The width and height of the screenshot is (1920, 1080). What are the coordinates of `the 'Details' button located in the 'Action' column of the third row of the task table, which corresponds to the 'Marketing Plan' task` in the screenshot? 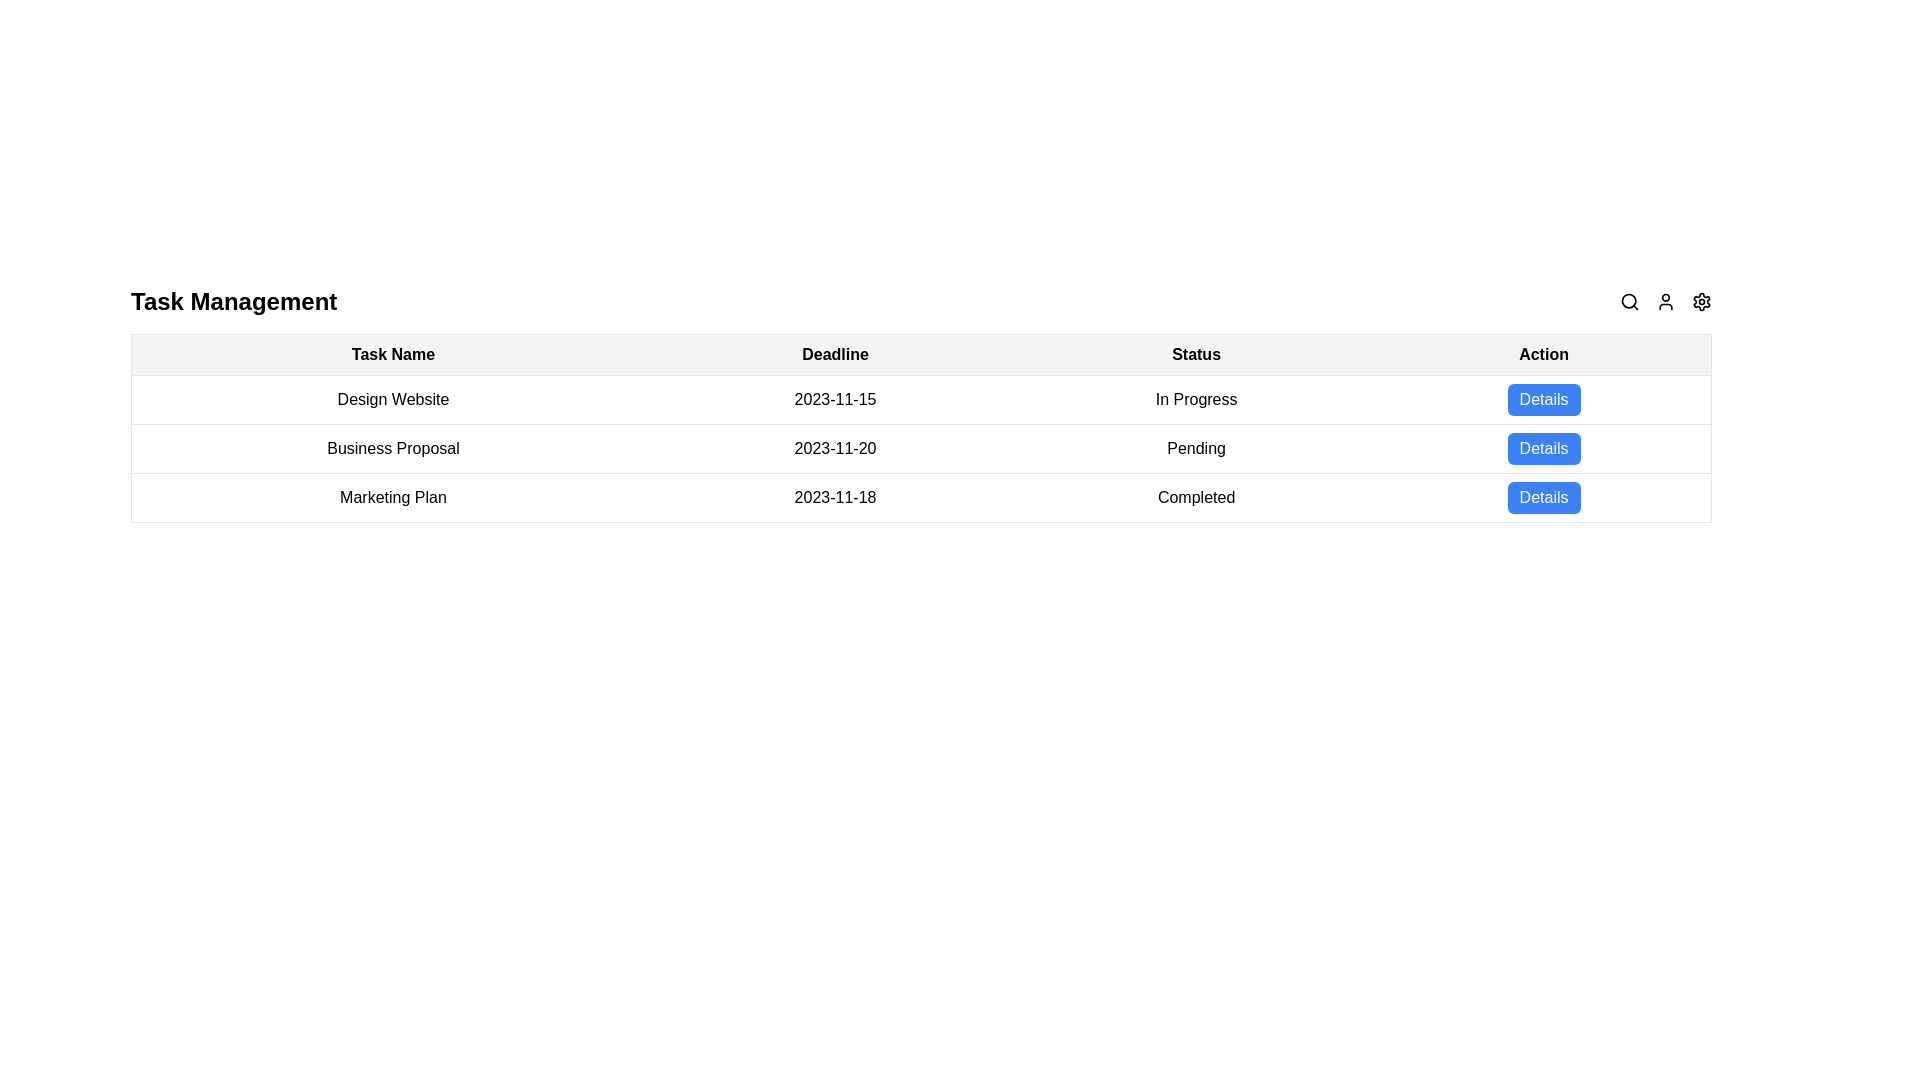 It's located at (1543, 496).